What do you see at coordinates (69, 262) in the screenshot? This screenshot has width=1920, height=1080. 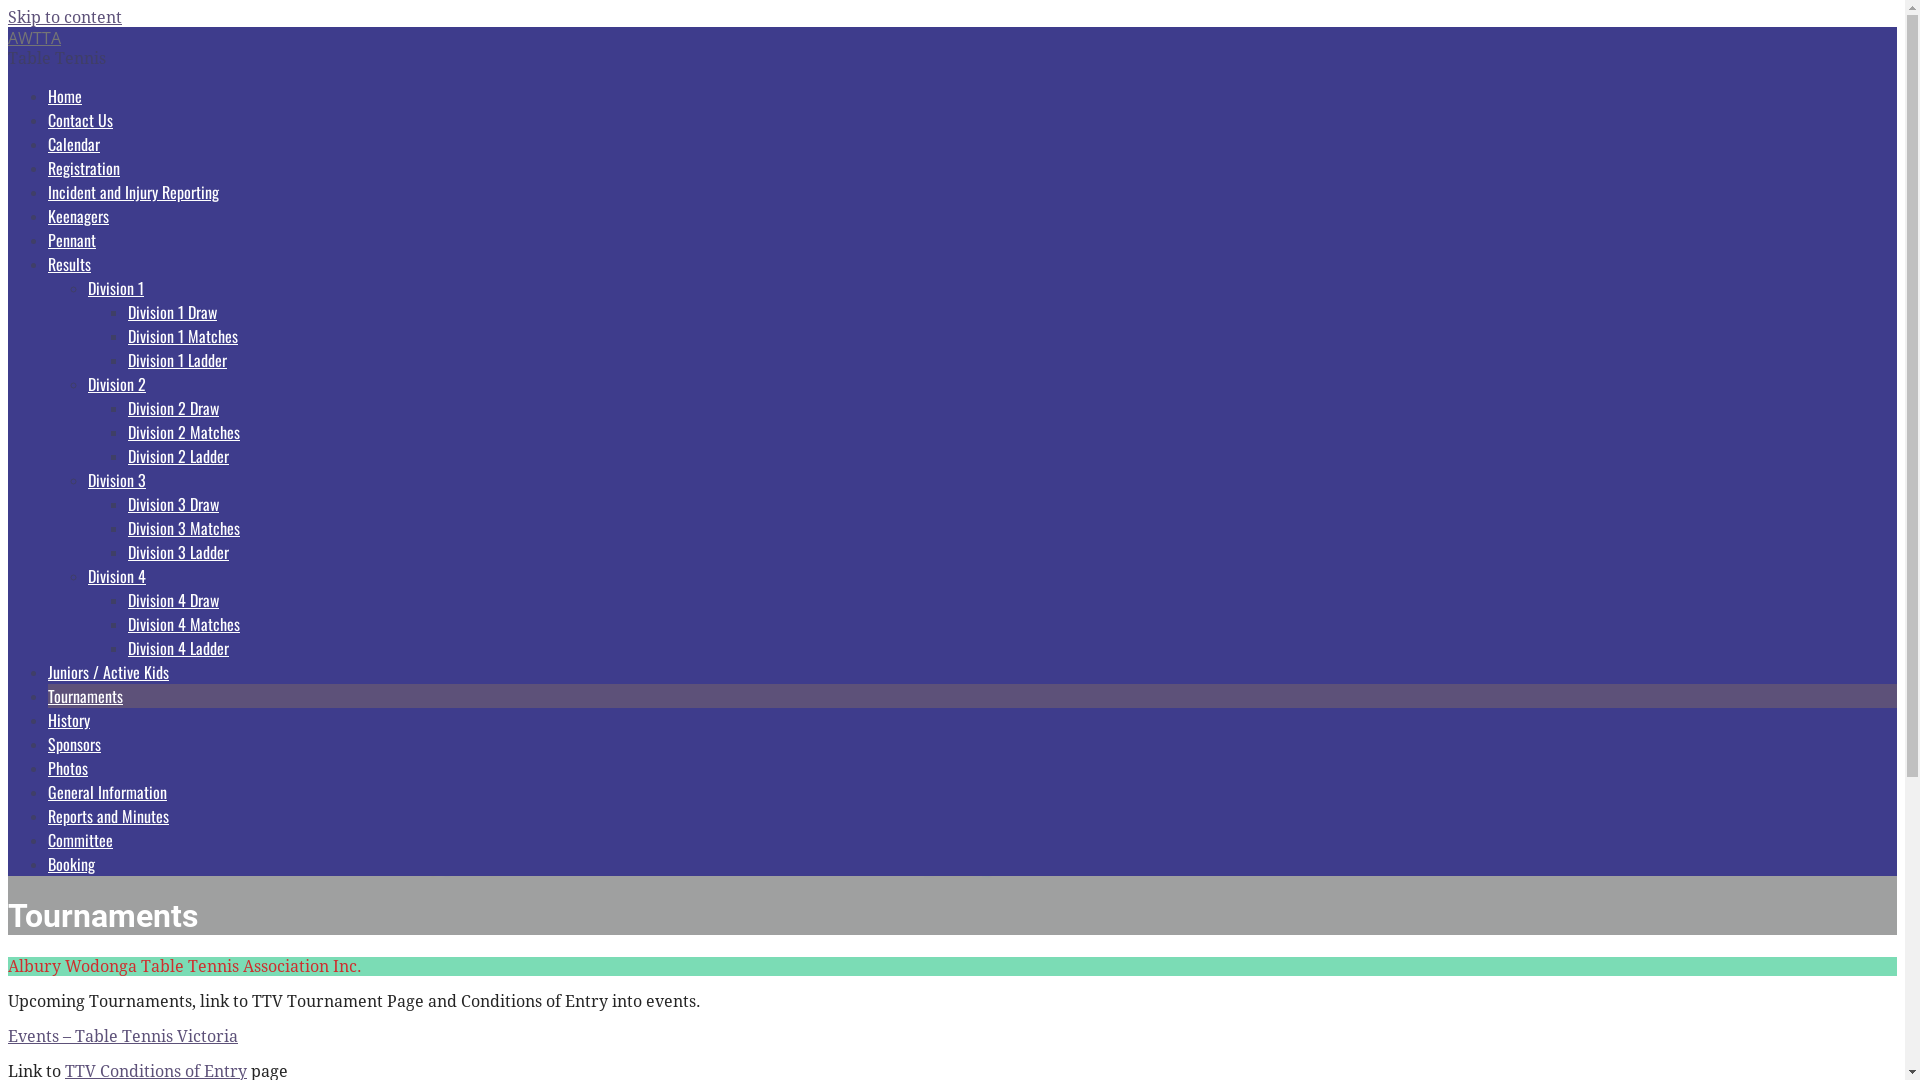 I see `'Results'` at bounding box center [69, 262].